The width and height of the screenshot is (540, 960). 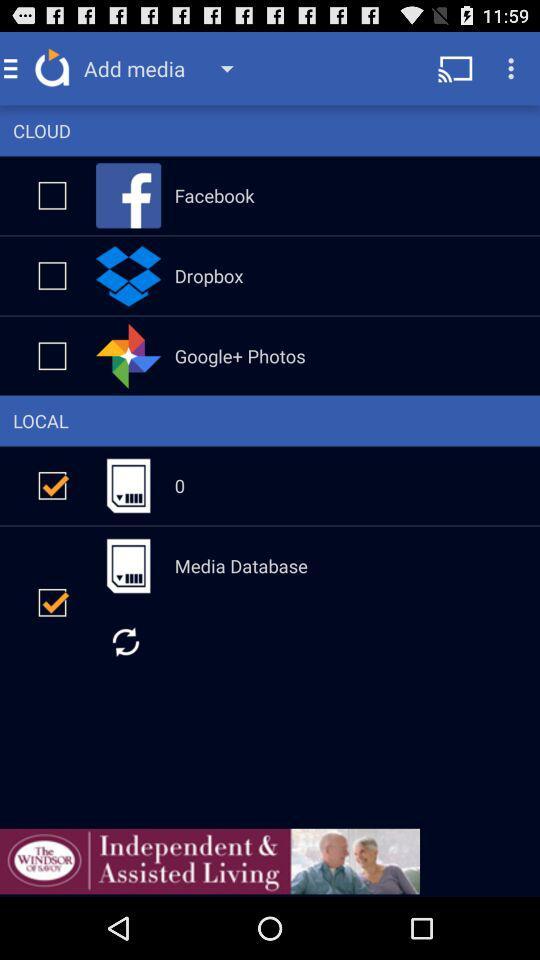 I want to click on selecting box, so click(x=52, y=274).